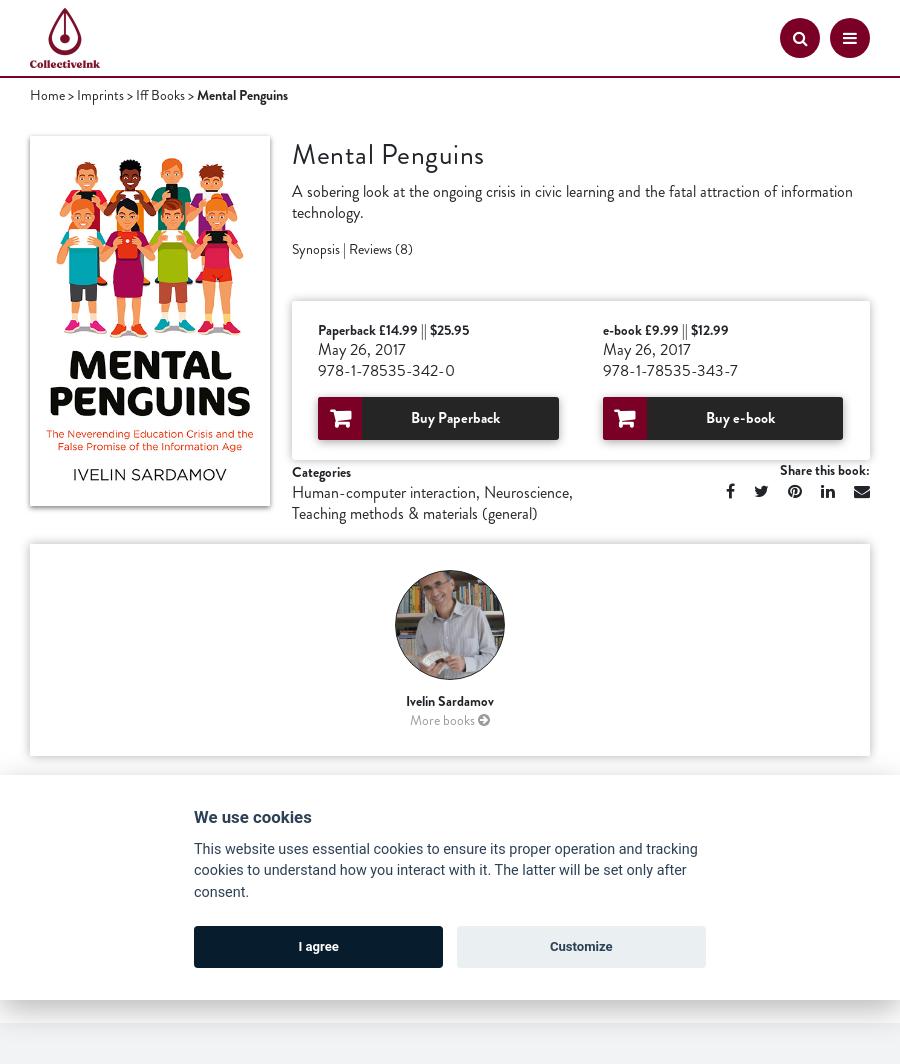  I want to click on 'Buy e-book', so click(738, 418).